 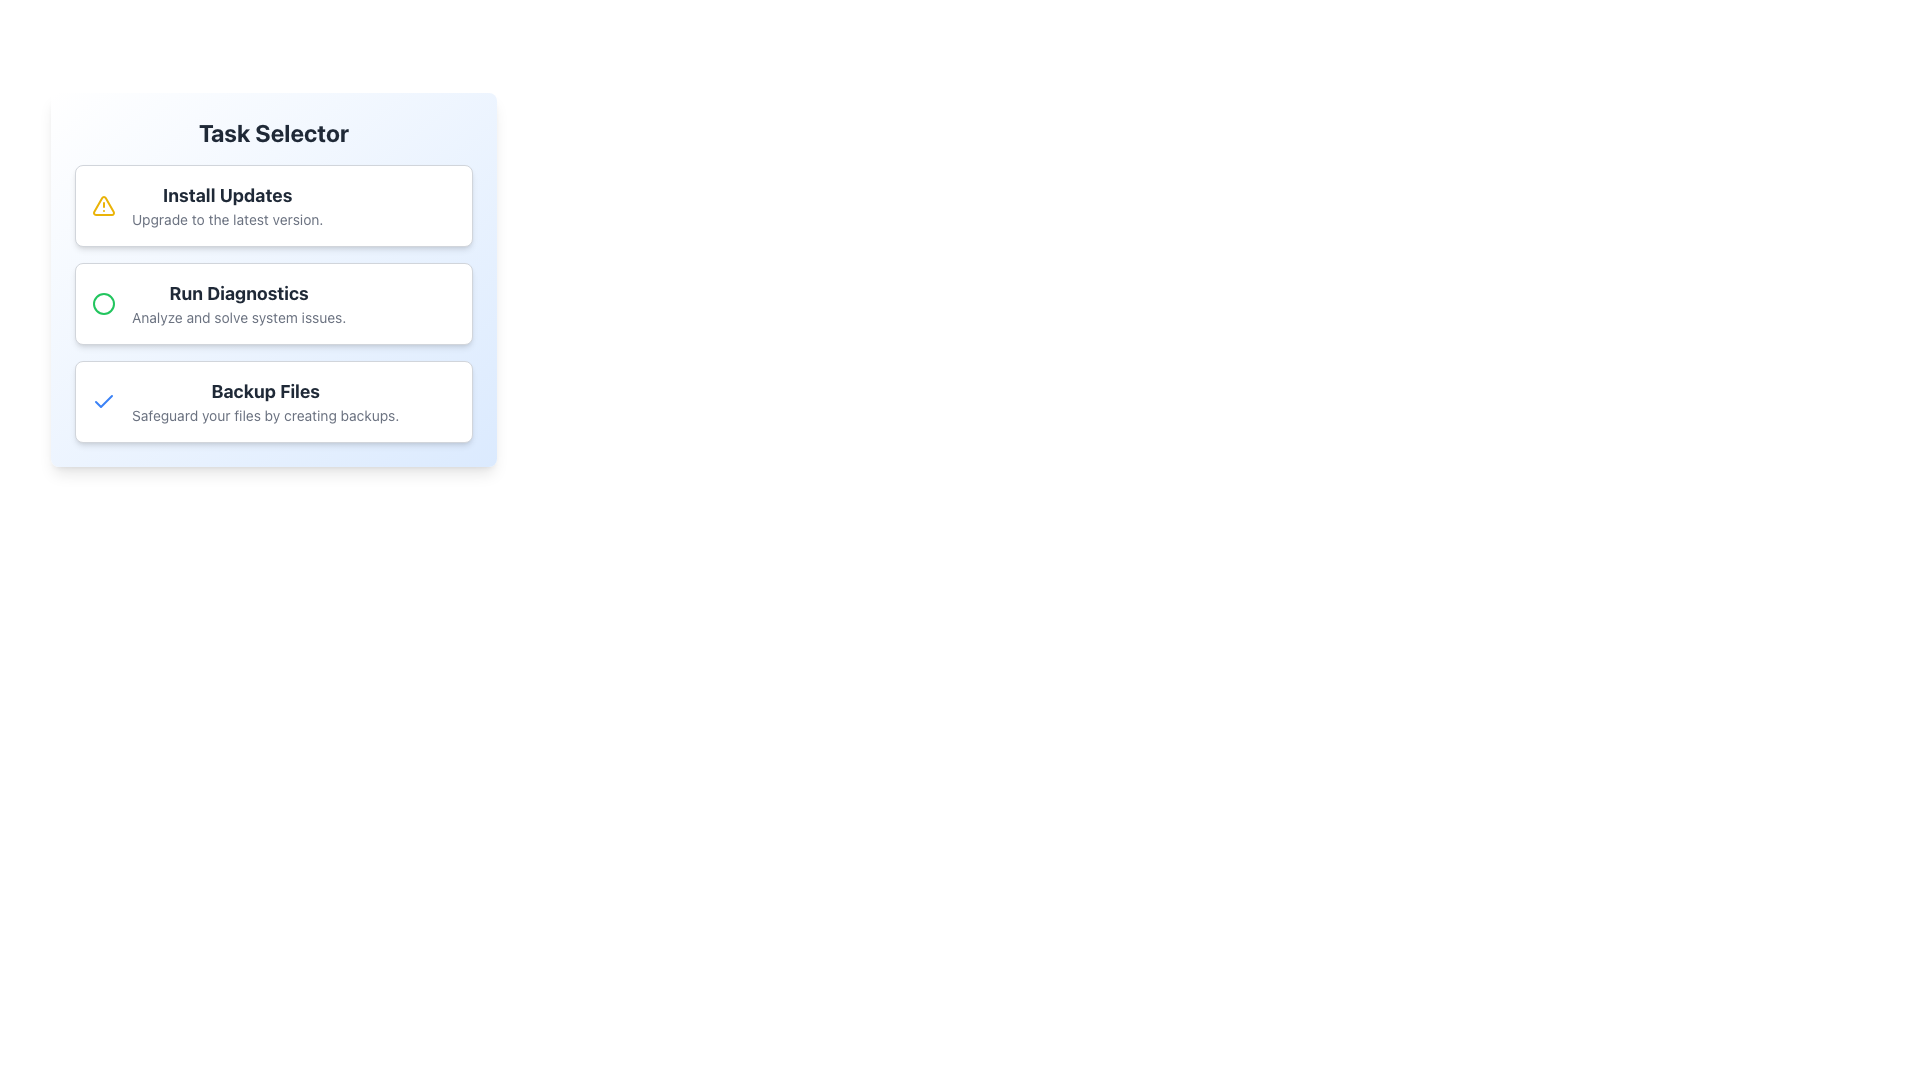 What do you see at coordinates (103, 205) in the screenshot?
I see `the warning icon located to the left of the 'Install Updates' label in the menu` at bounding box center [103, 205].